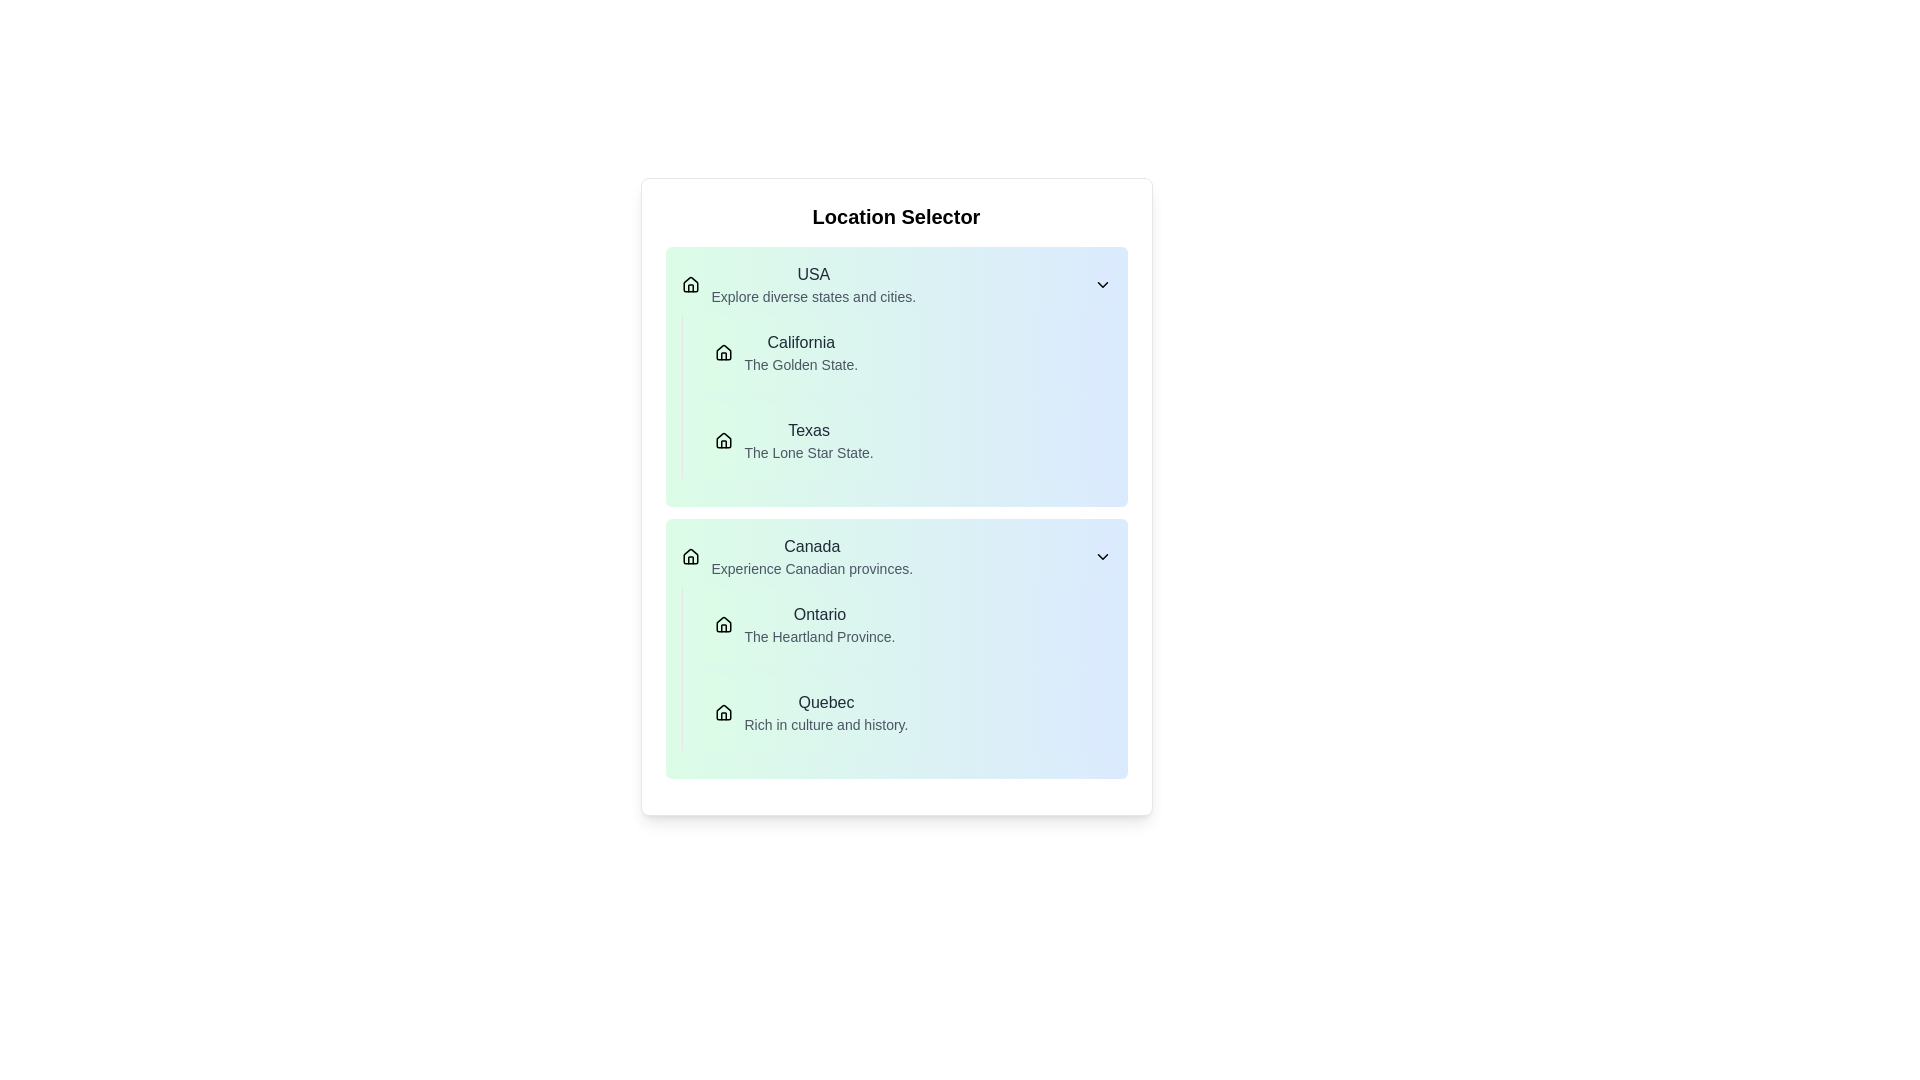  I want to click on the selectable list item for Texas, which is the second item under the 'Explore diverse states and cities.' section, so click(904, 439).